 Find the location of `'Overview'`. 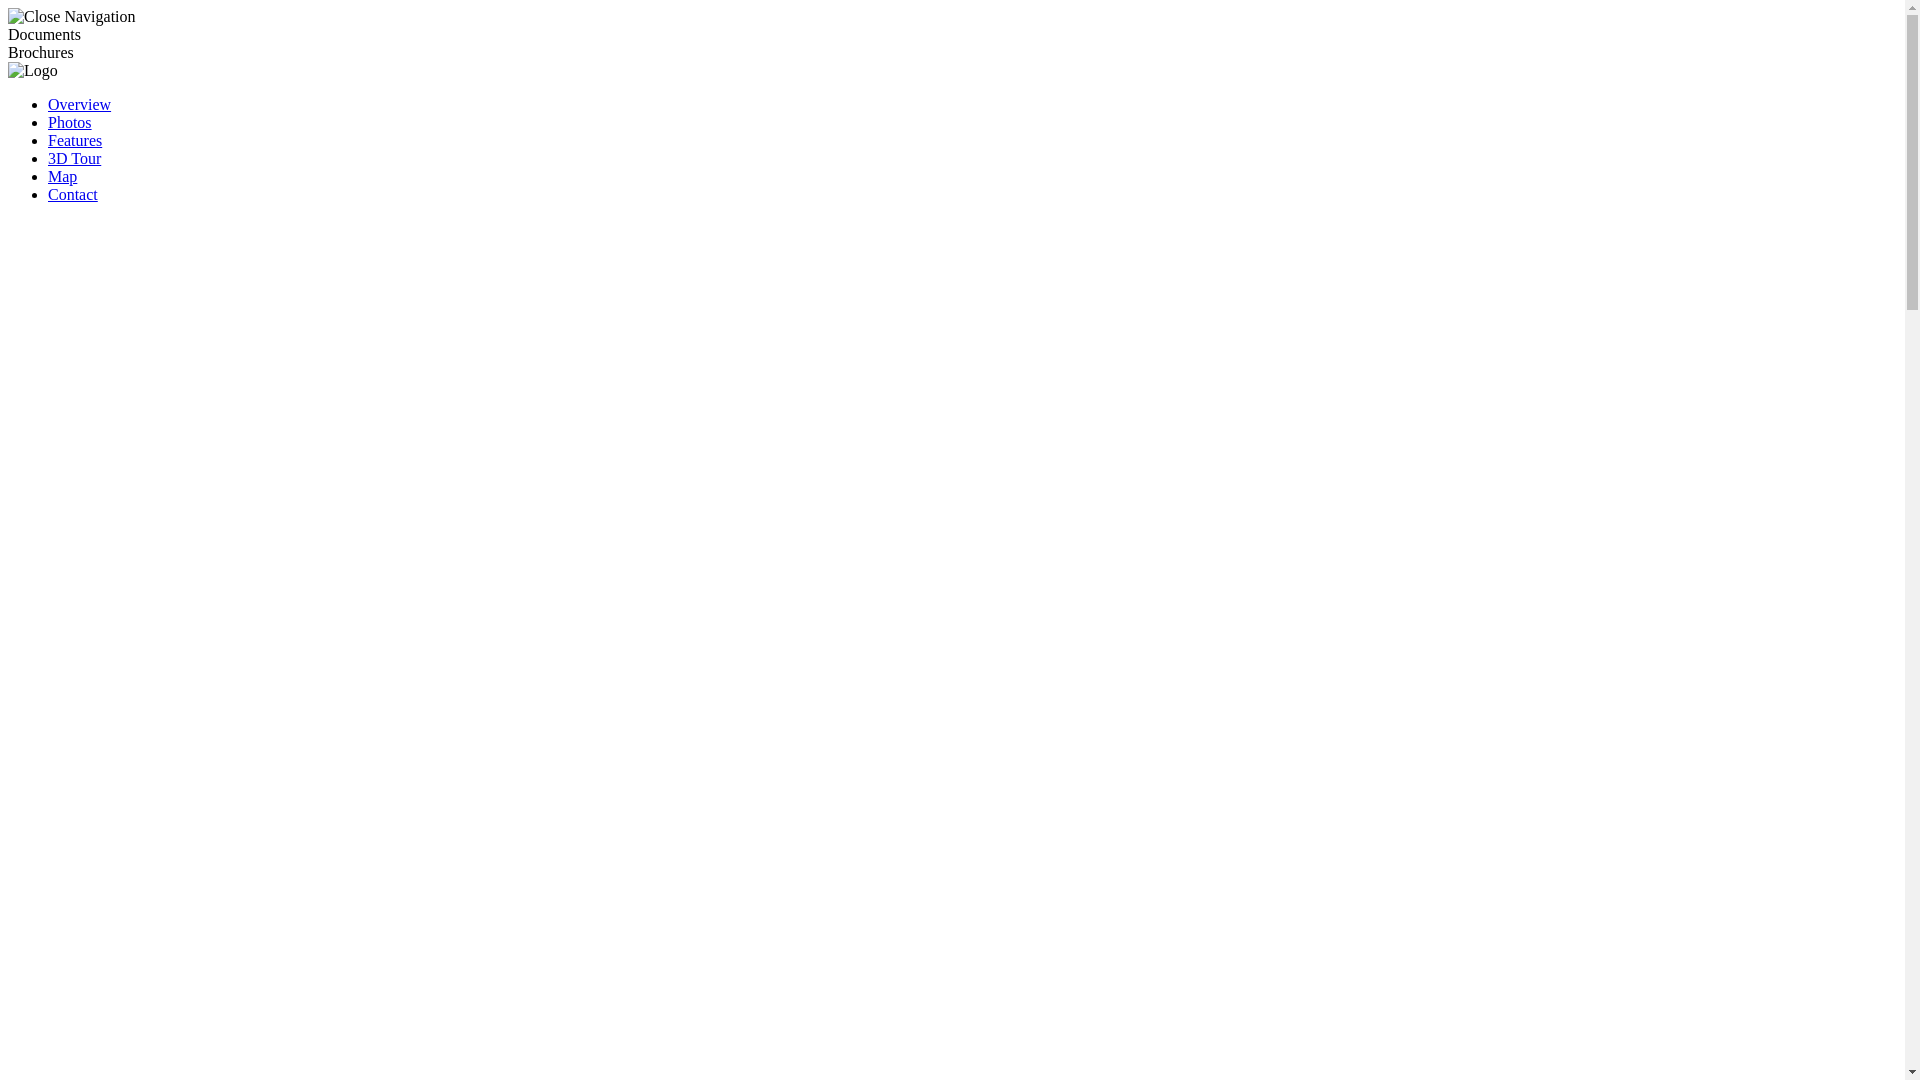

'Overview' is located at coordinates (79, 104).